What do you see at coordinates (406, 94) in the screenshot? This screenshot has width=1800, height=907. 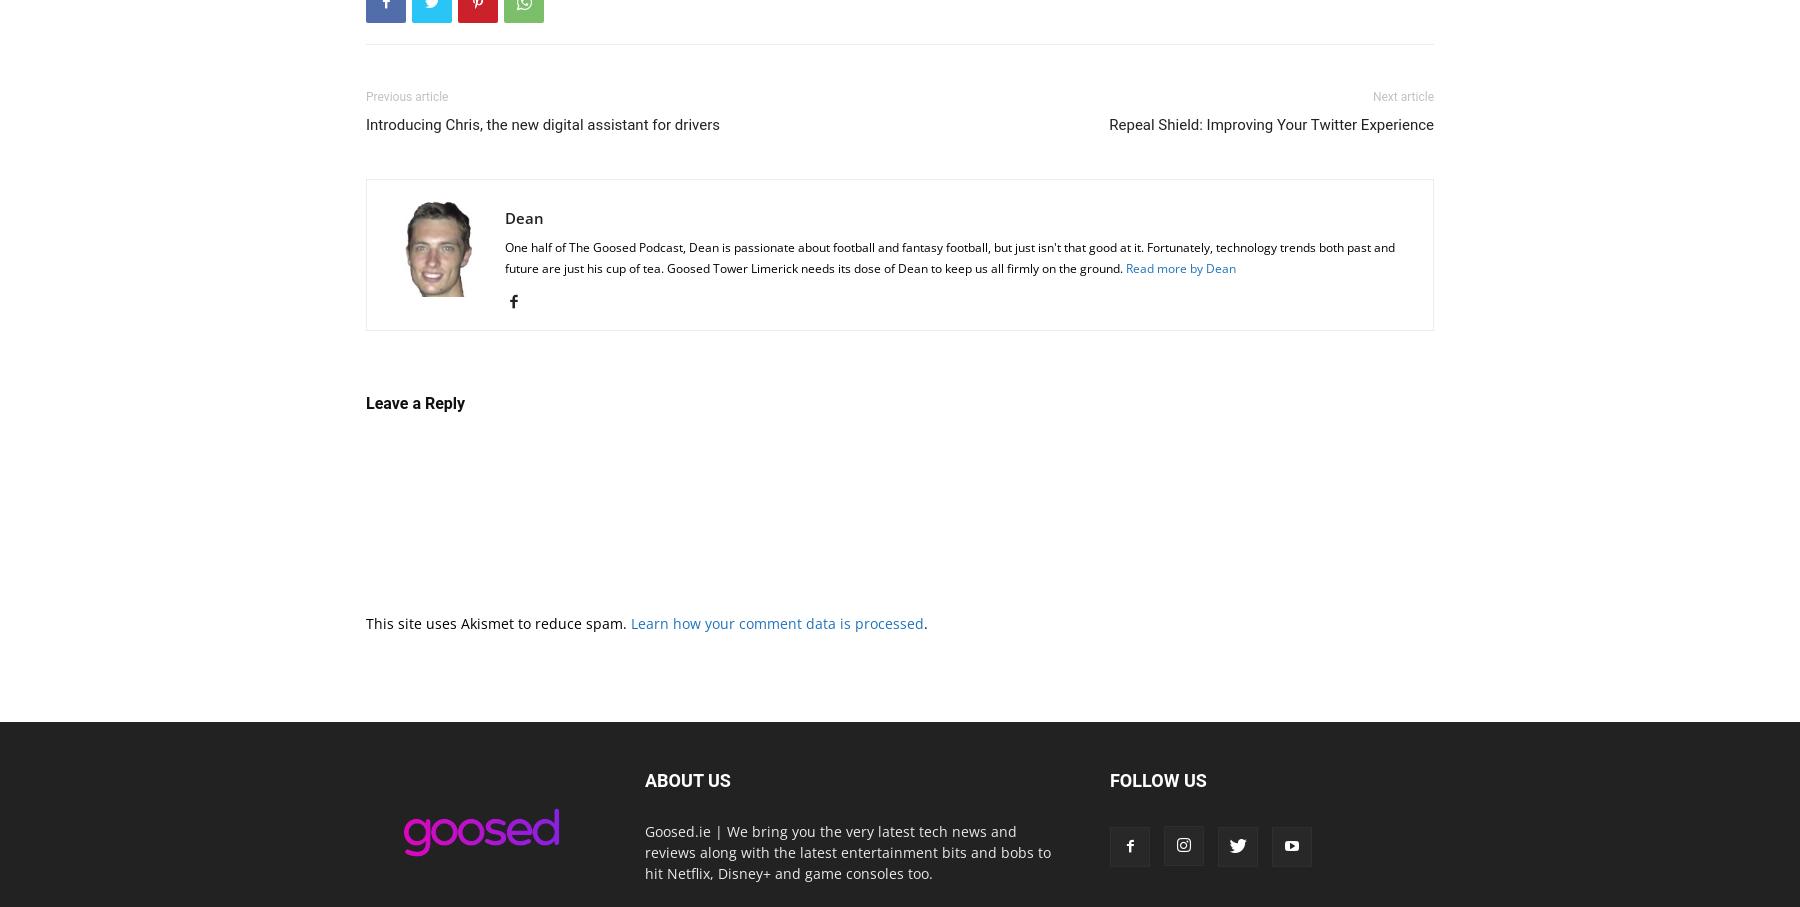 I see `'Previous article'` at bounding box center [406, 94].